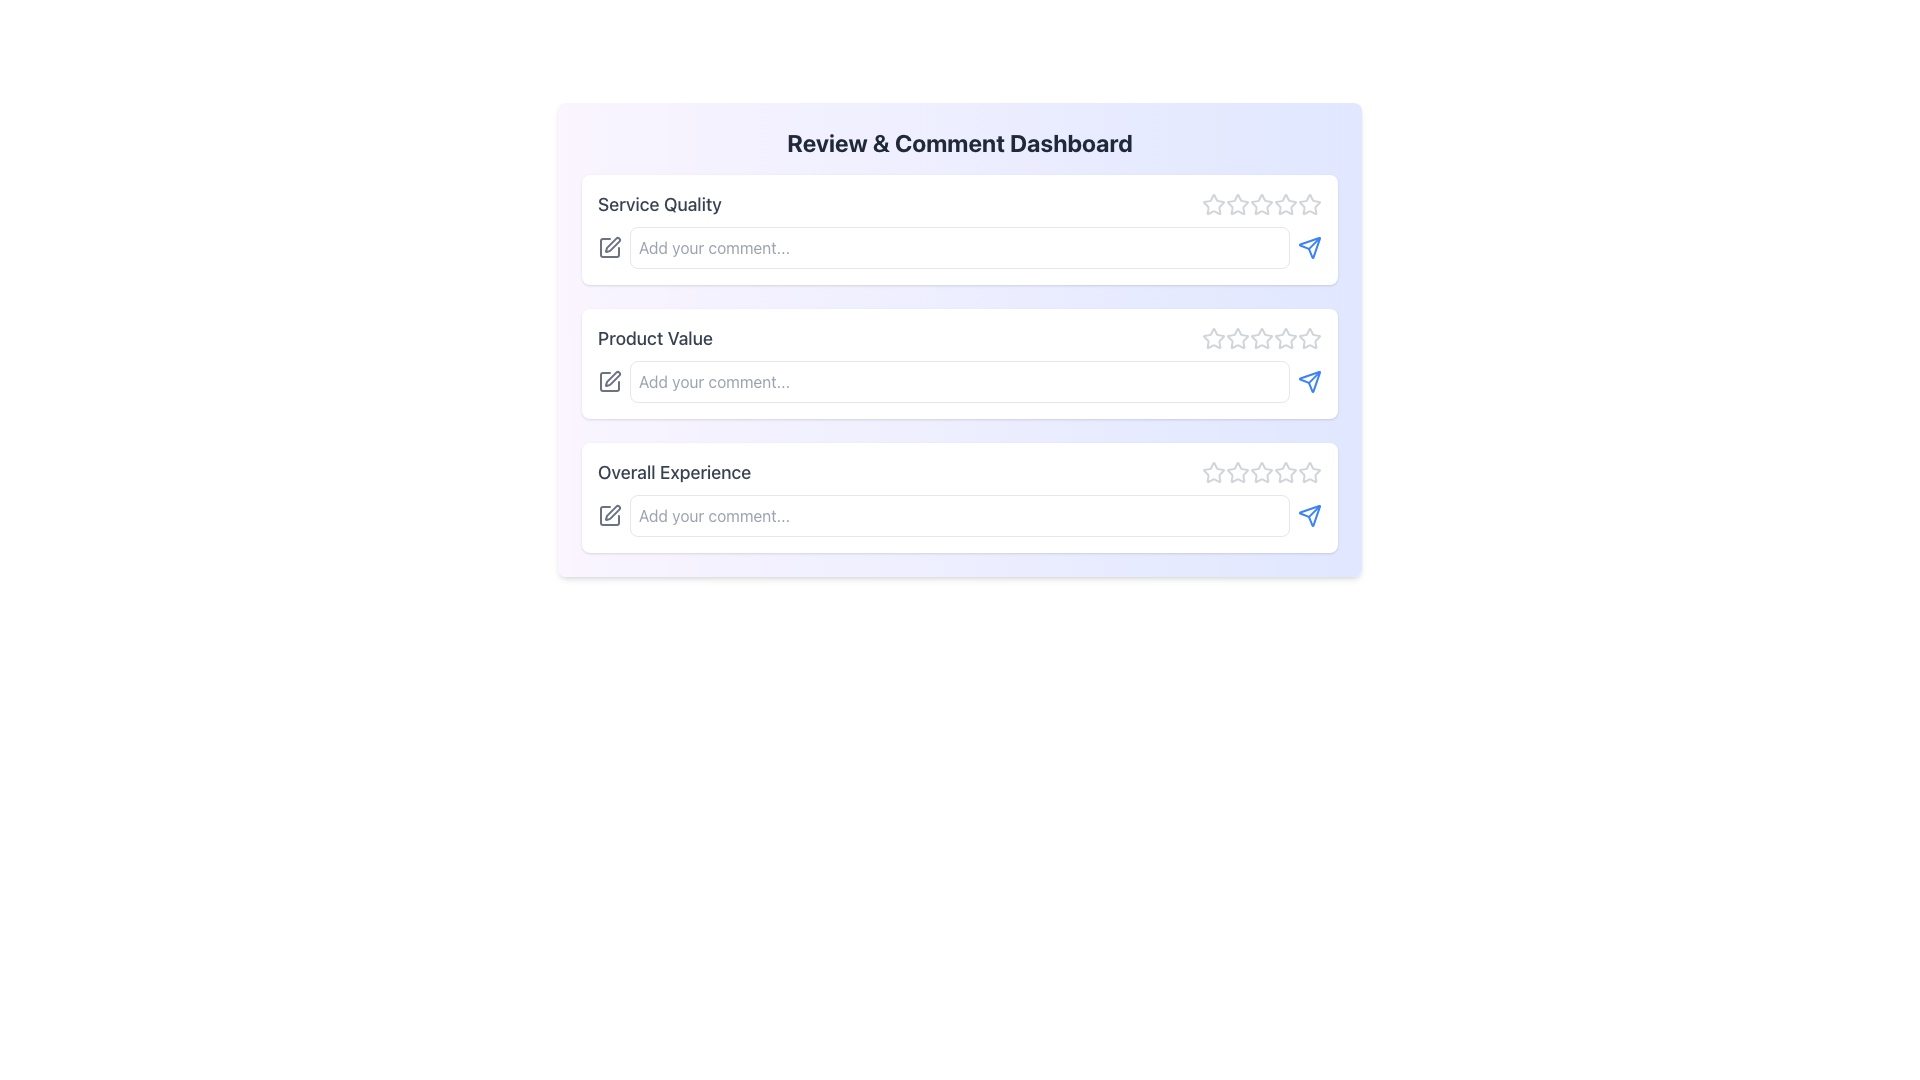 Image resolution: width=1920 pixels, height=1080 pixels. I want to click on the small gray pen icon located to the left of the input box in the 'Service Quality' section, so click(608, 246).